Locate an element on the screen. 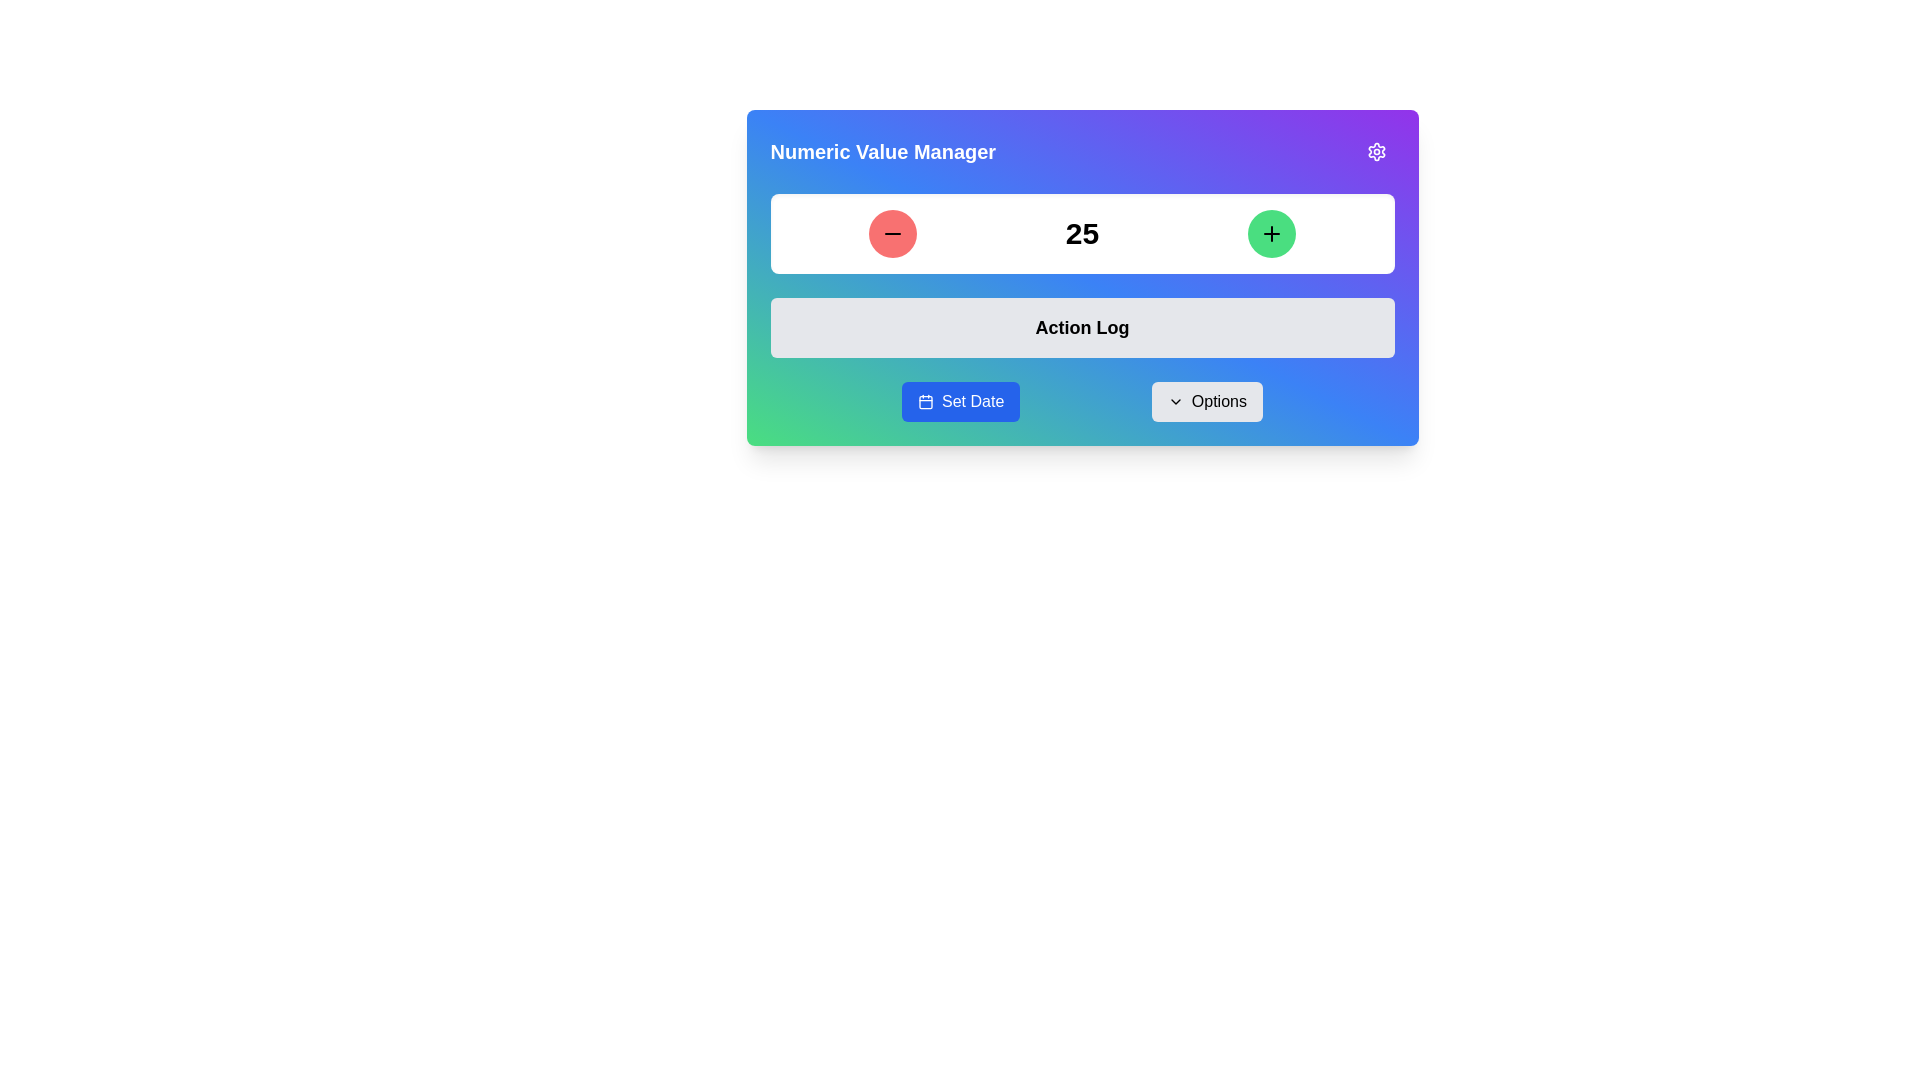 This screenshot has width=1920, height=1080. the Settings Cogwheel icon located in the top-right corner of the card-like interface with the title 'Numeric Value Manager' is located at coordinates (1375, 150).